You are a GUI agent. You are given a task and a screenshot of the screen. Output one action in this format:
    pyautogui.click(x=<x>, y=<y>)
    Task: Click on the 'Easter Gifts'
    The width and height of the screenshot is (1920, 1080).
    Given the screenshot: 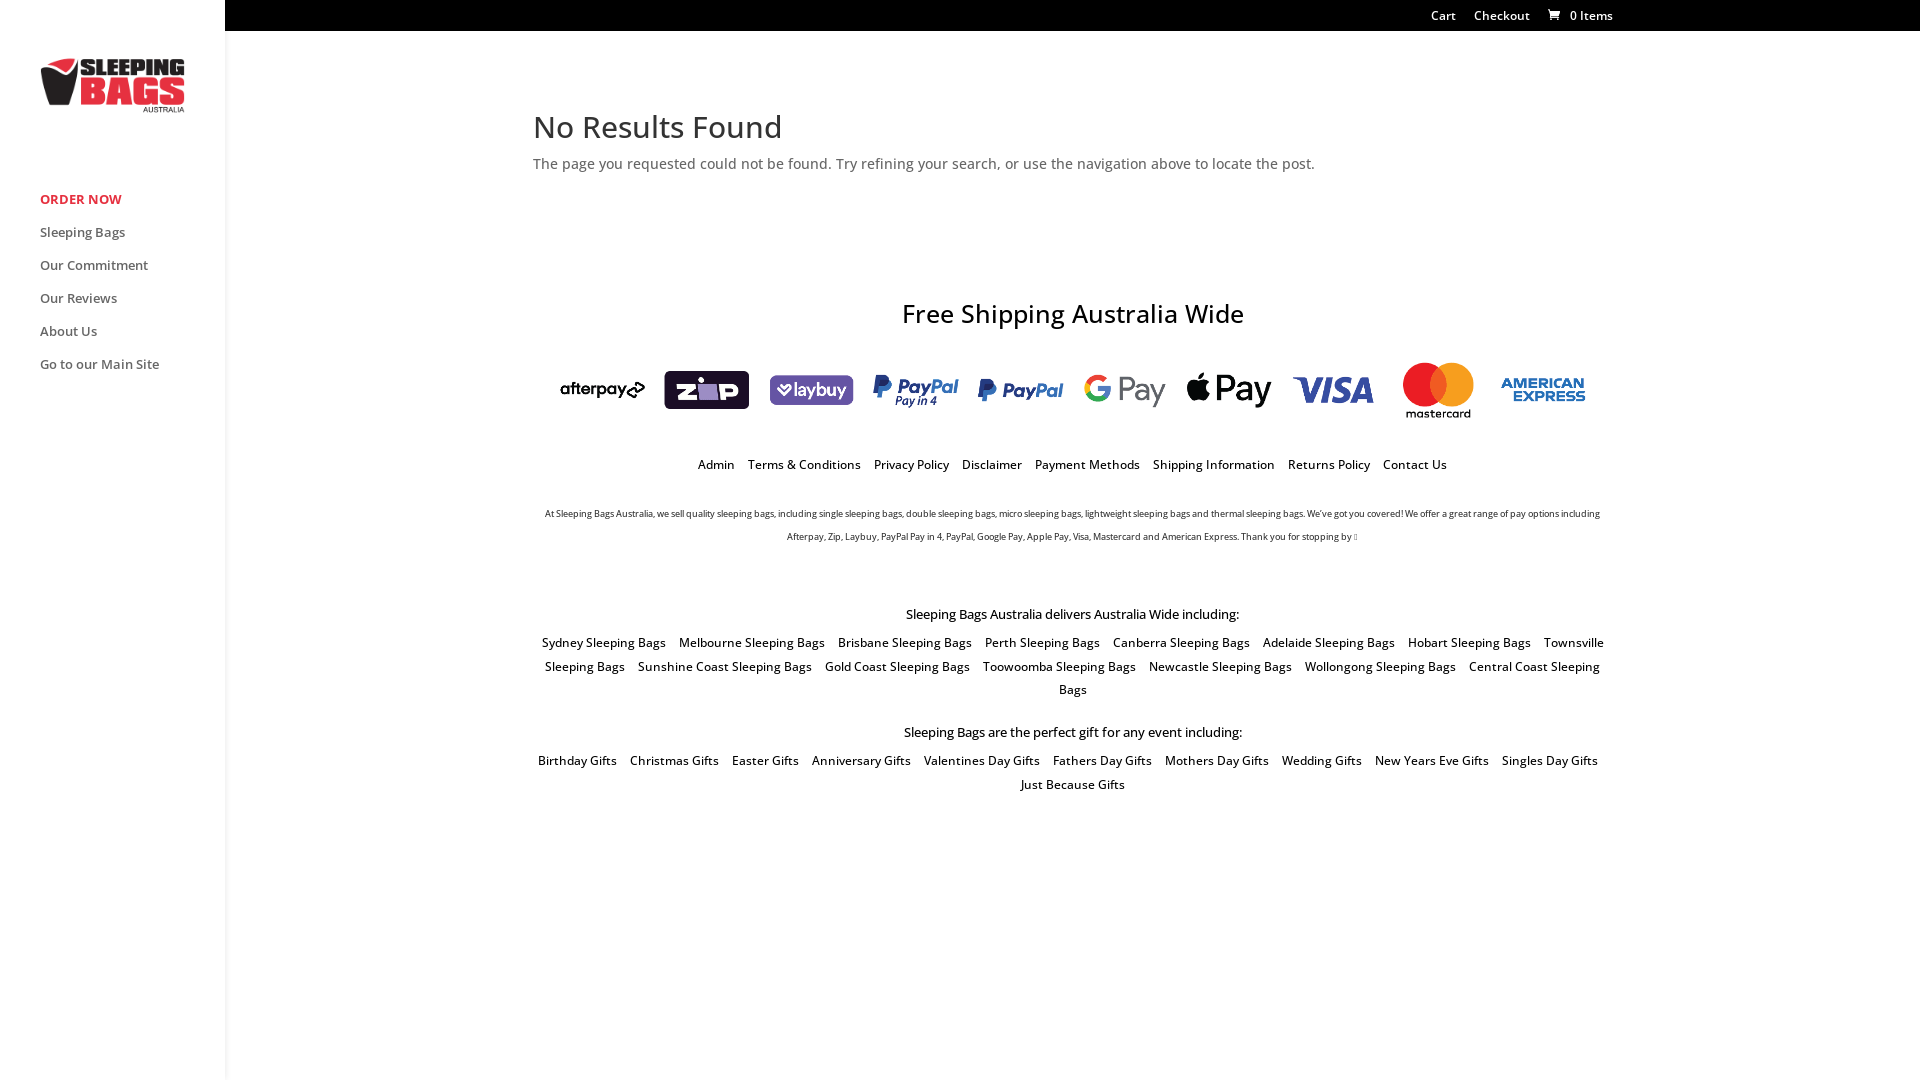 What is the action you would take?
    pyautogui.click(x=764, y=760)
    